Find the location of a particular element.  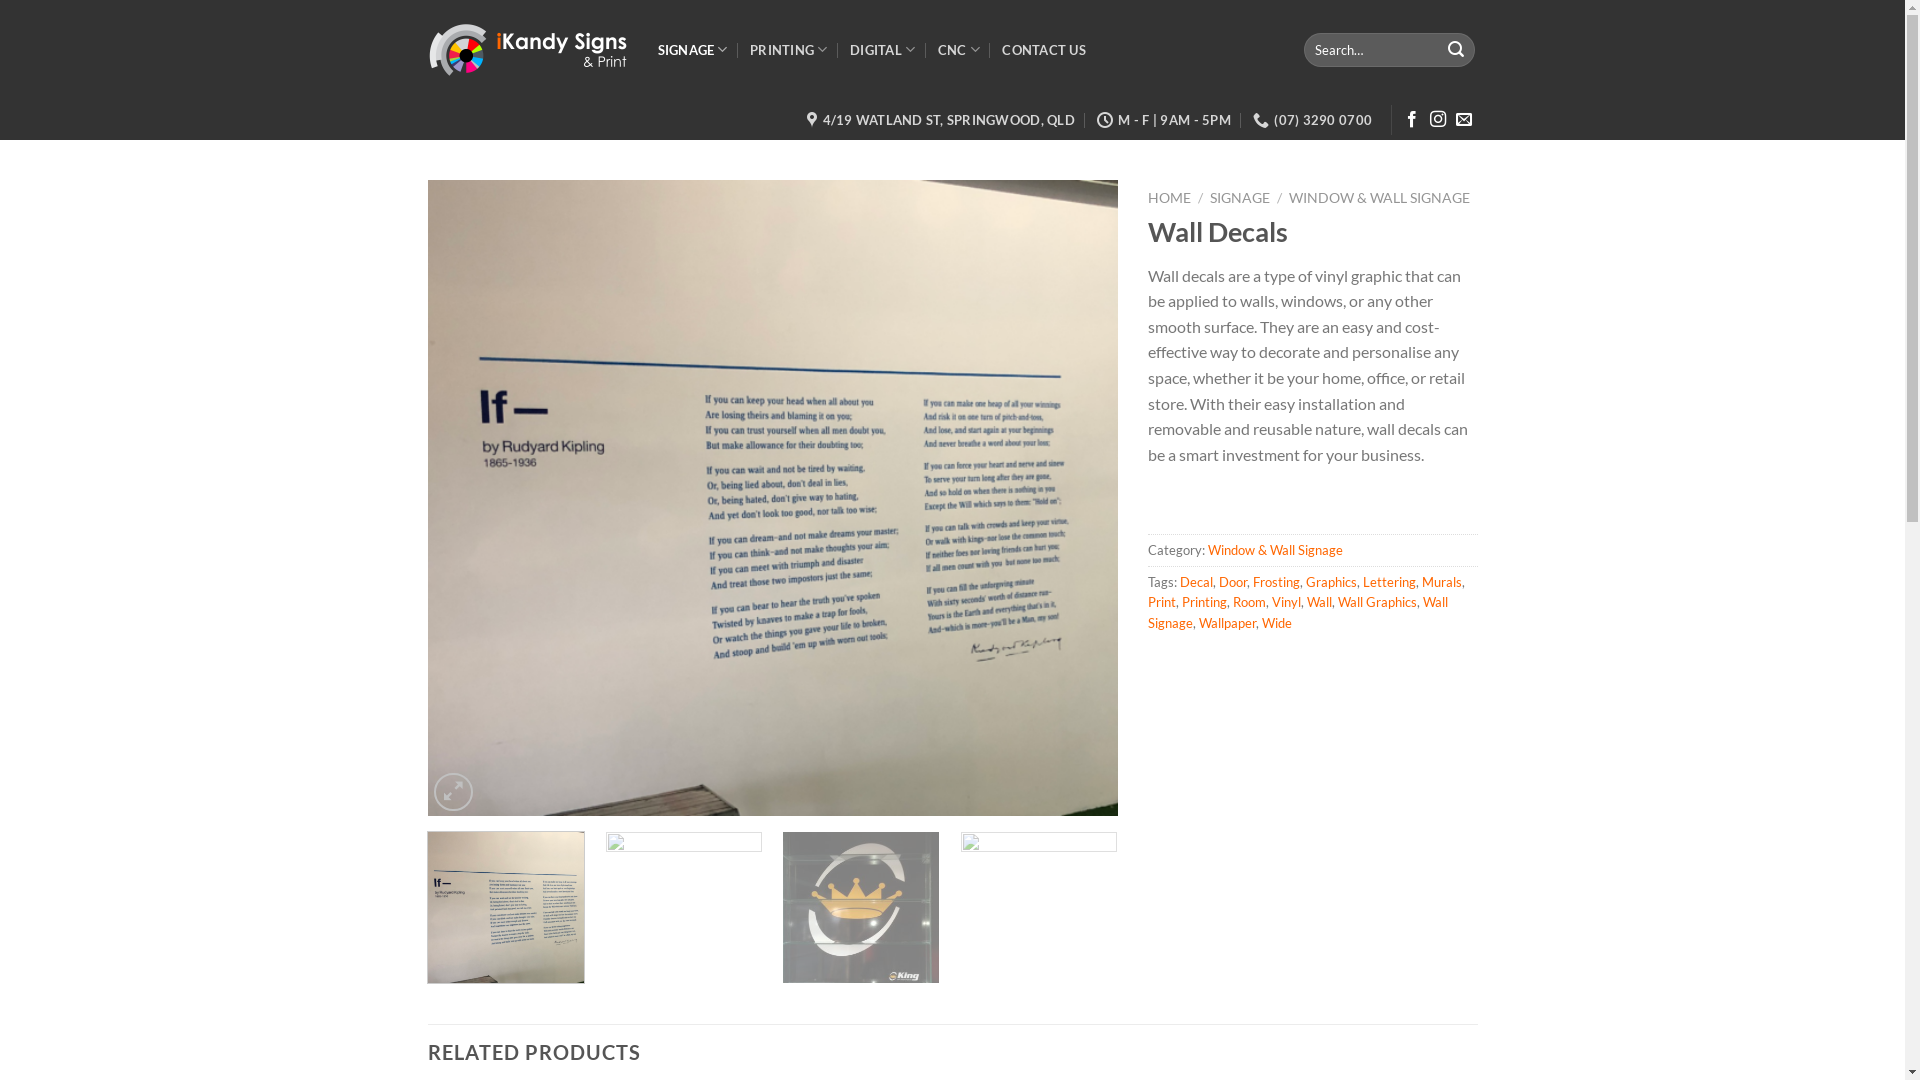

'M - F | 9AM - 5PM' is located at coordinates (1163, 119).